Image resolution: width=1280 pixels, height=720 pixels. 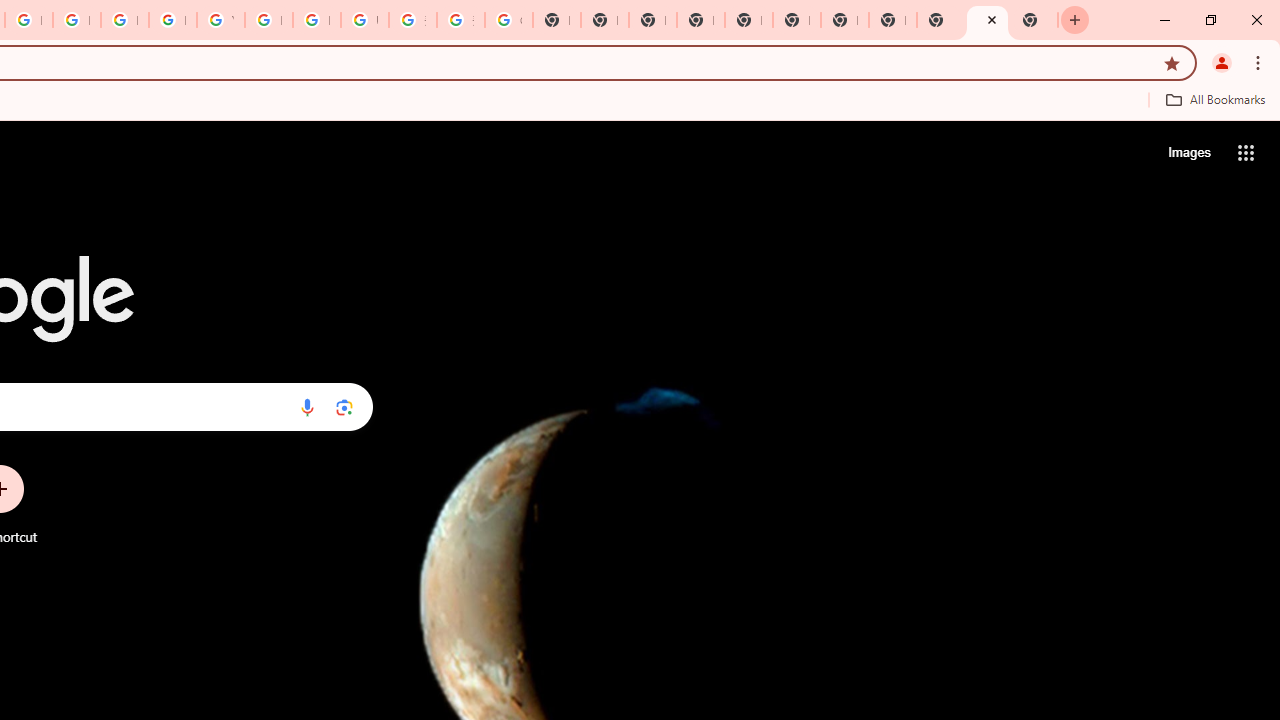 I want to click on 'New Tab', so click(x=1034, y=20).